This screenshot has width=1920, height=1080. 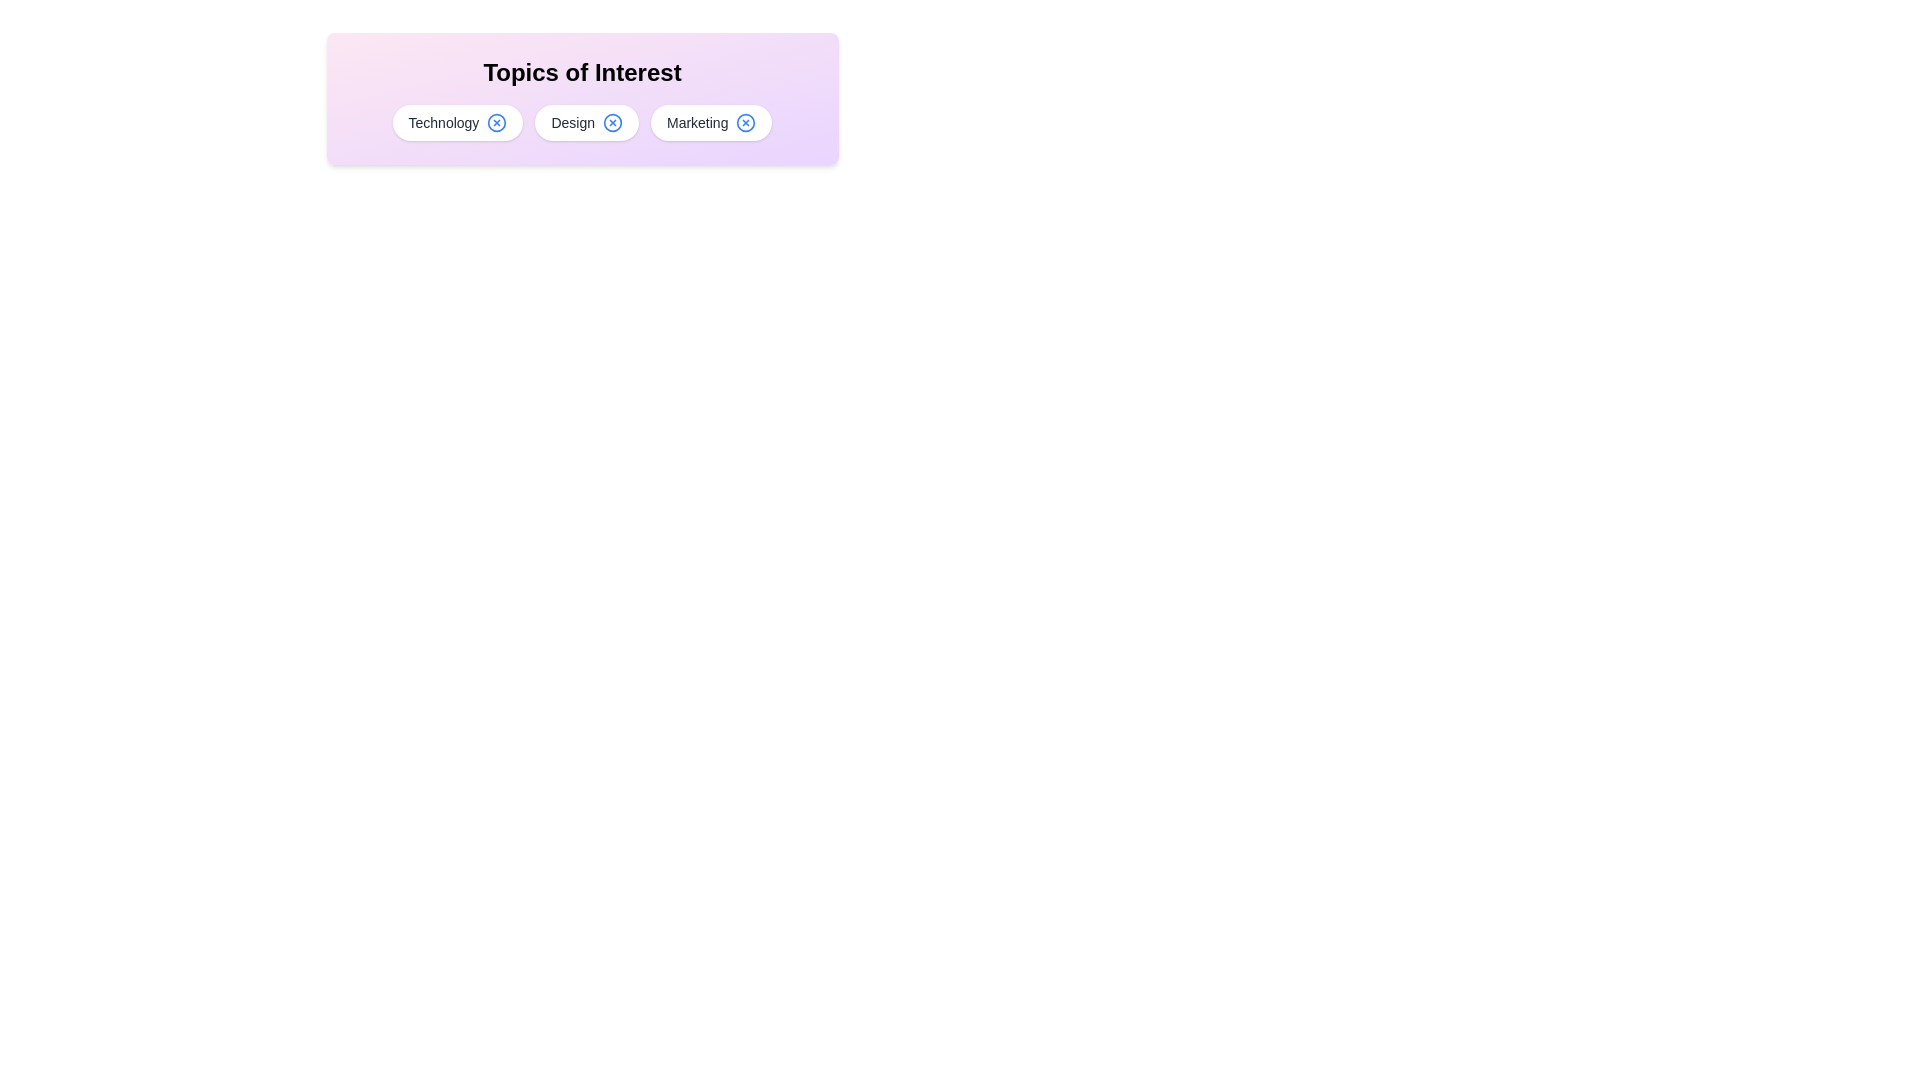 I want to click on the chip labeled Marketing by clicking its 'X' button, so click(x=745, y=123).